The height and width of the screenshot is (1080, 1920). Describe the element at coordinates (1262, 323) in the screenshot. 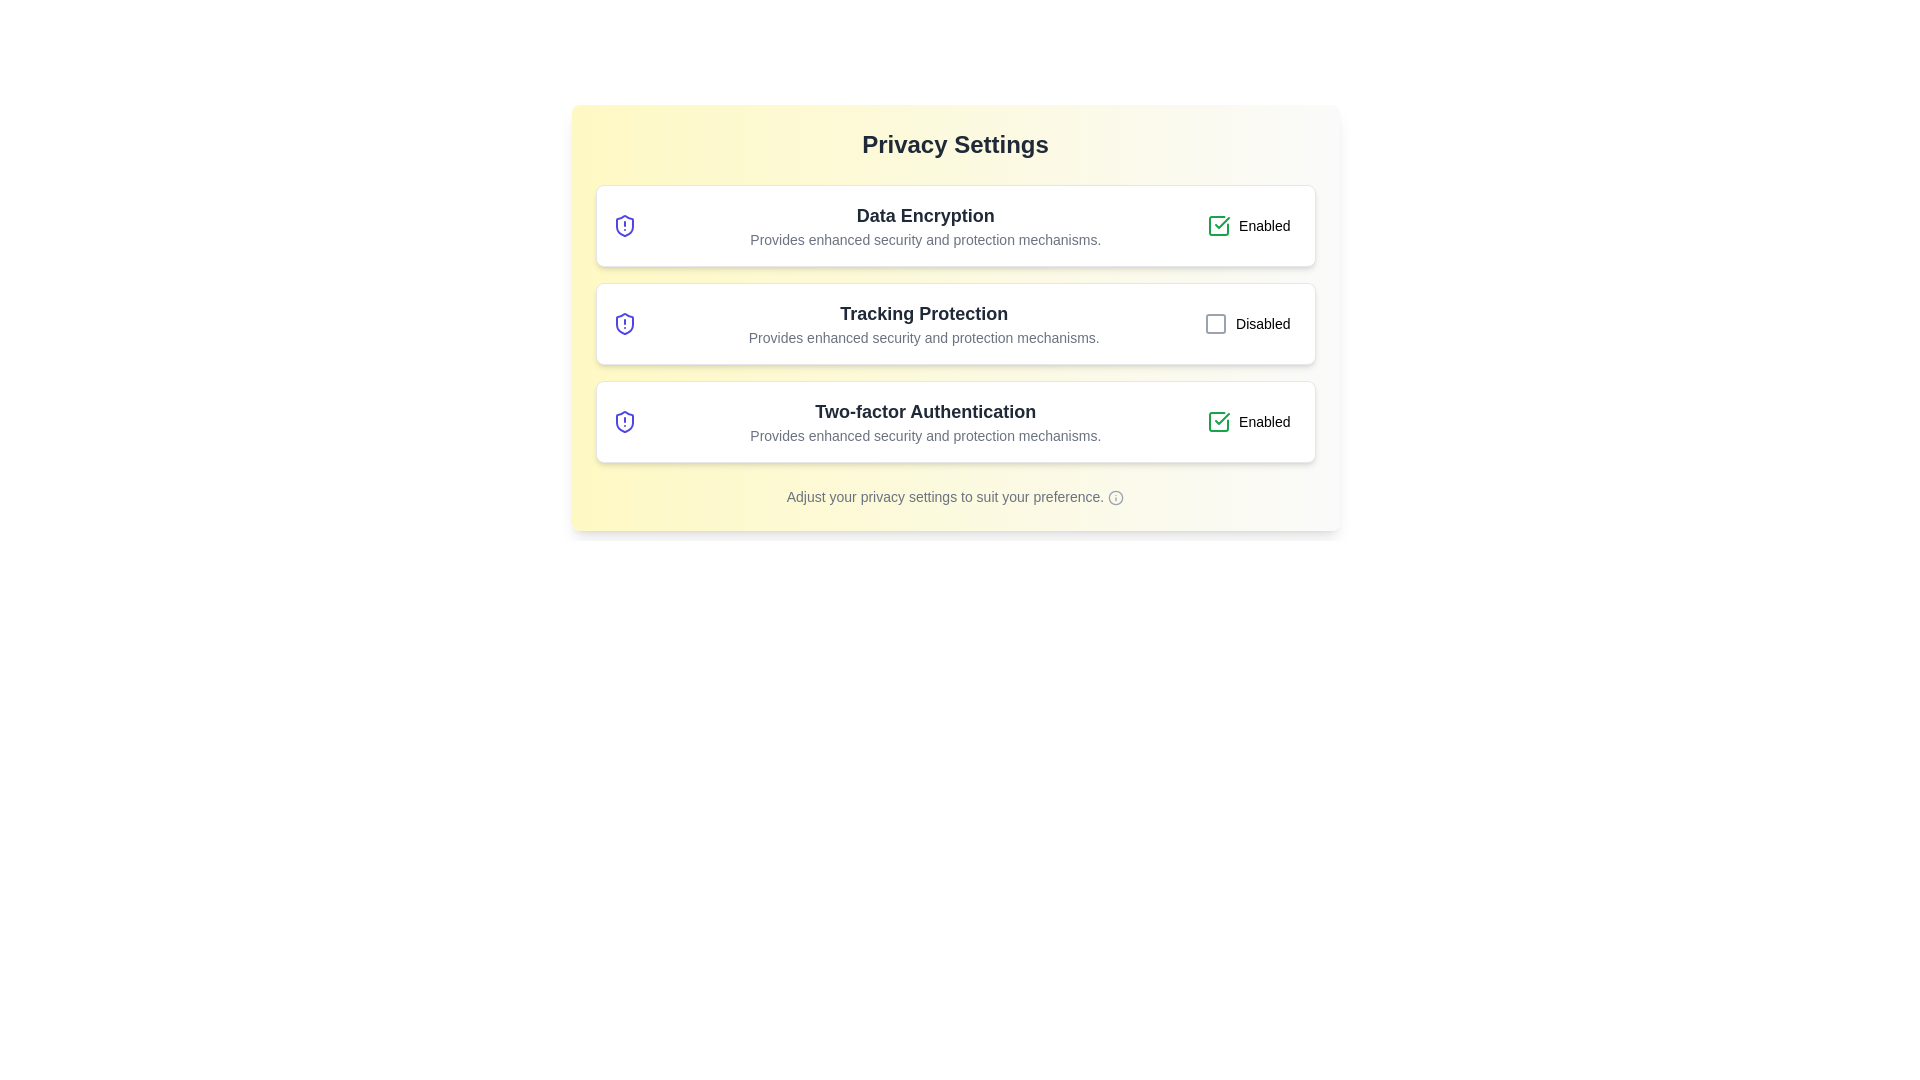

I see `the 'Disabled' text label that is part of the 'Tracking Protection' row in the privacy settings section, located to the right of a checkbox` at that location.